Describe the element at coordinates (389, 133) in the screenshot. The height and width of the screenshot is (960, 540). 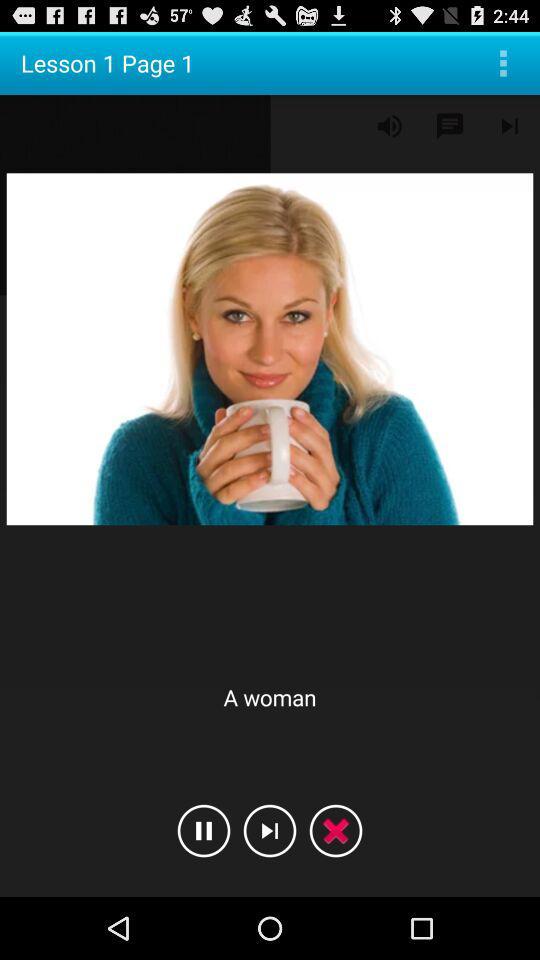
I see `the volume icon` at that location.